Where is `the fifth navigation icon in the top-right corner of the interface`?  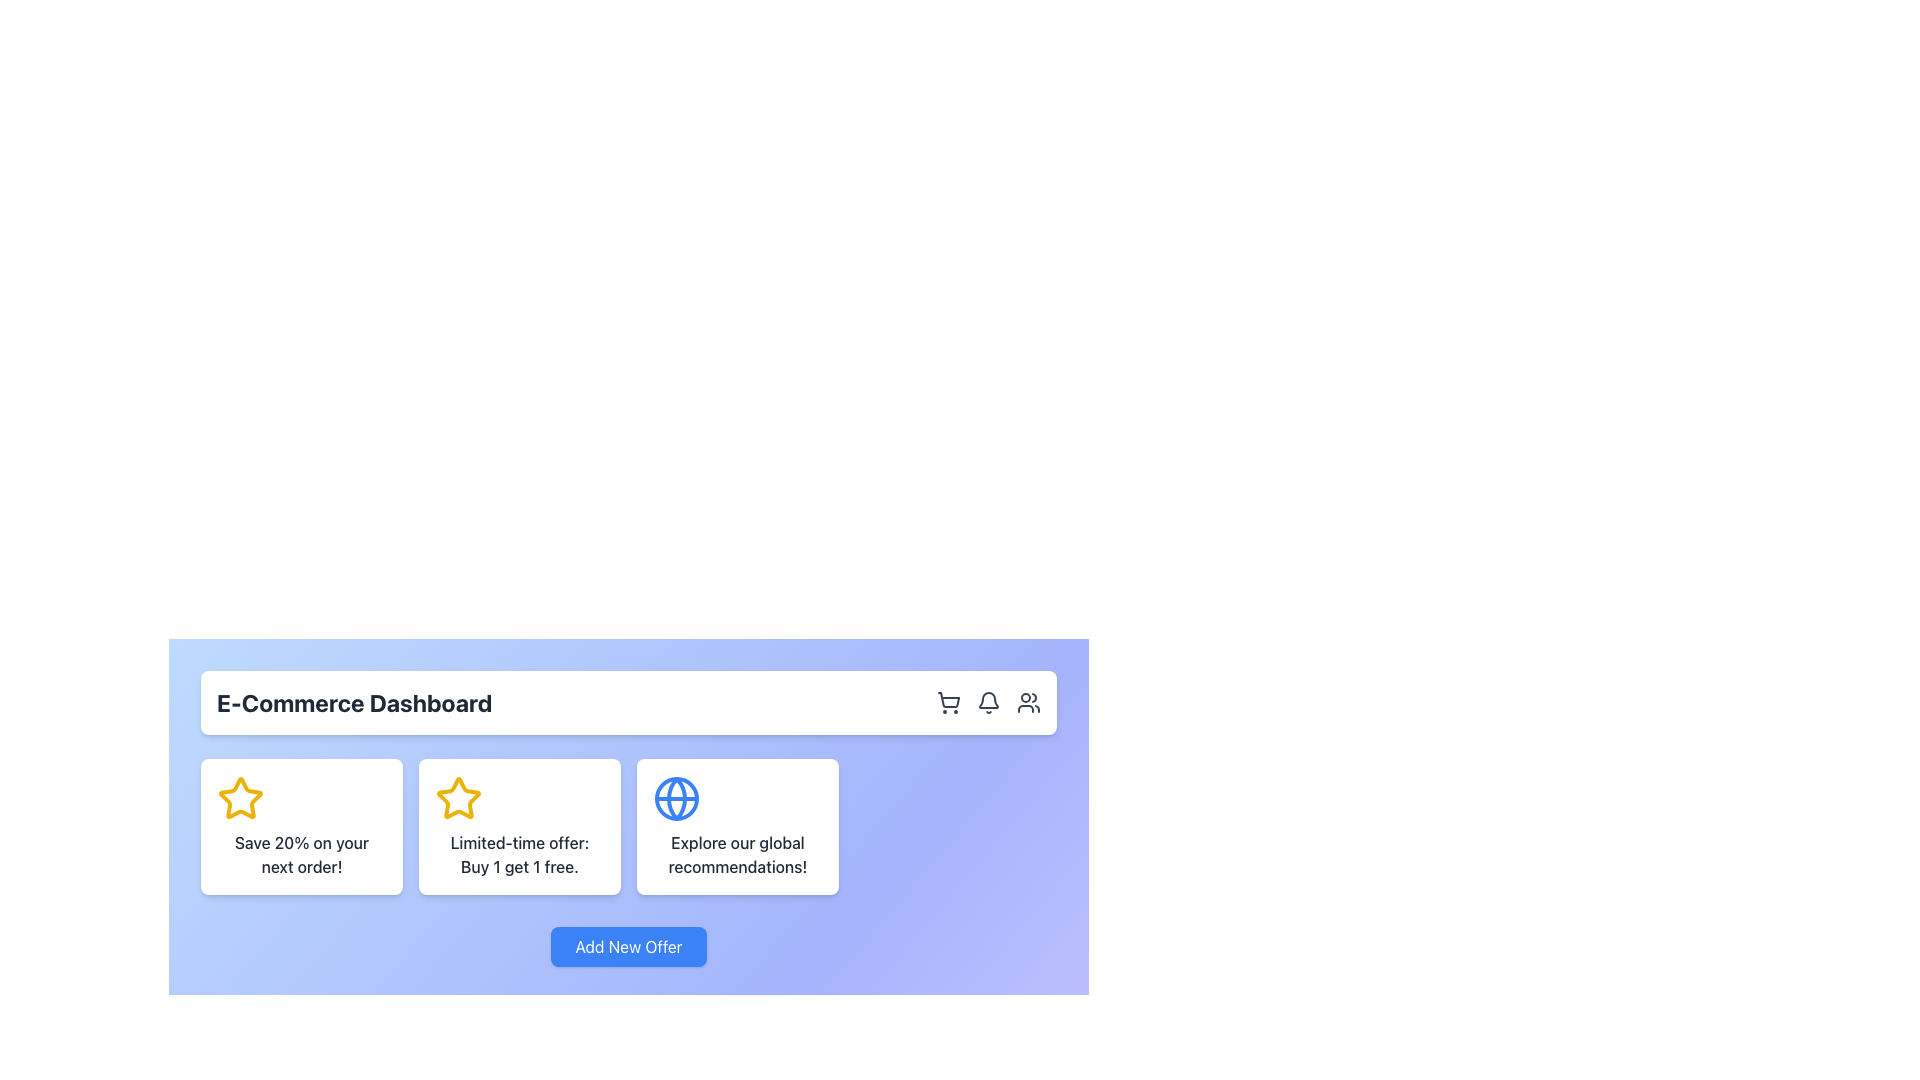
the fifth navigation icon in the top-right corner of the interface is located at coordinates (1028, 701).